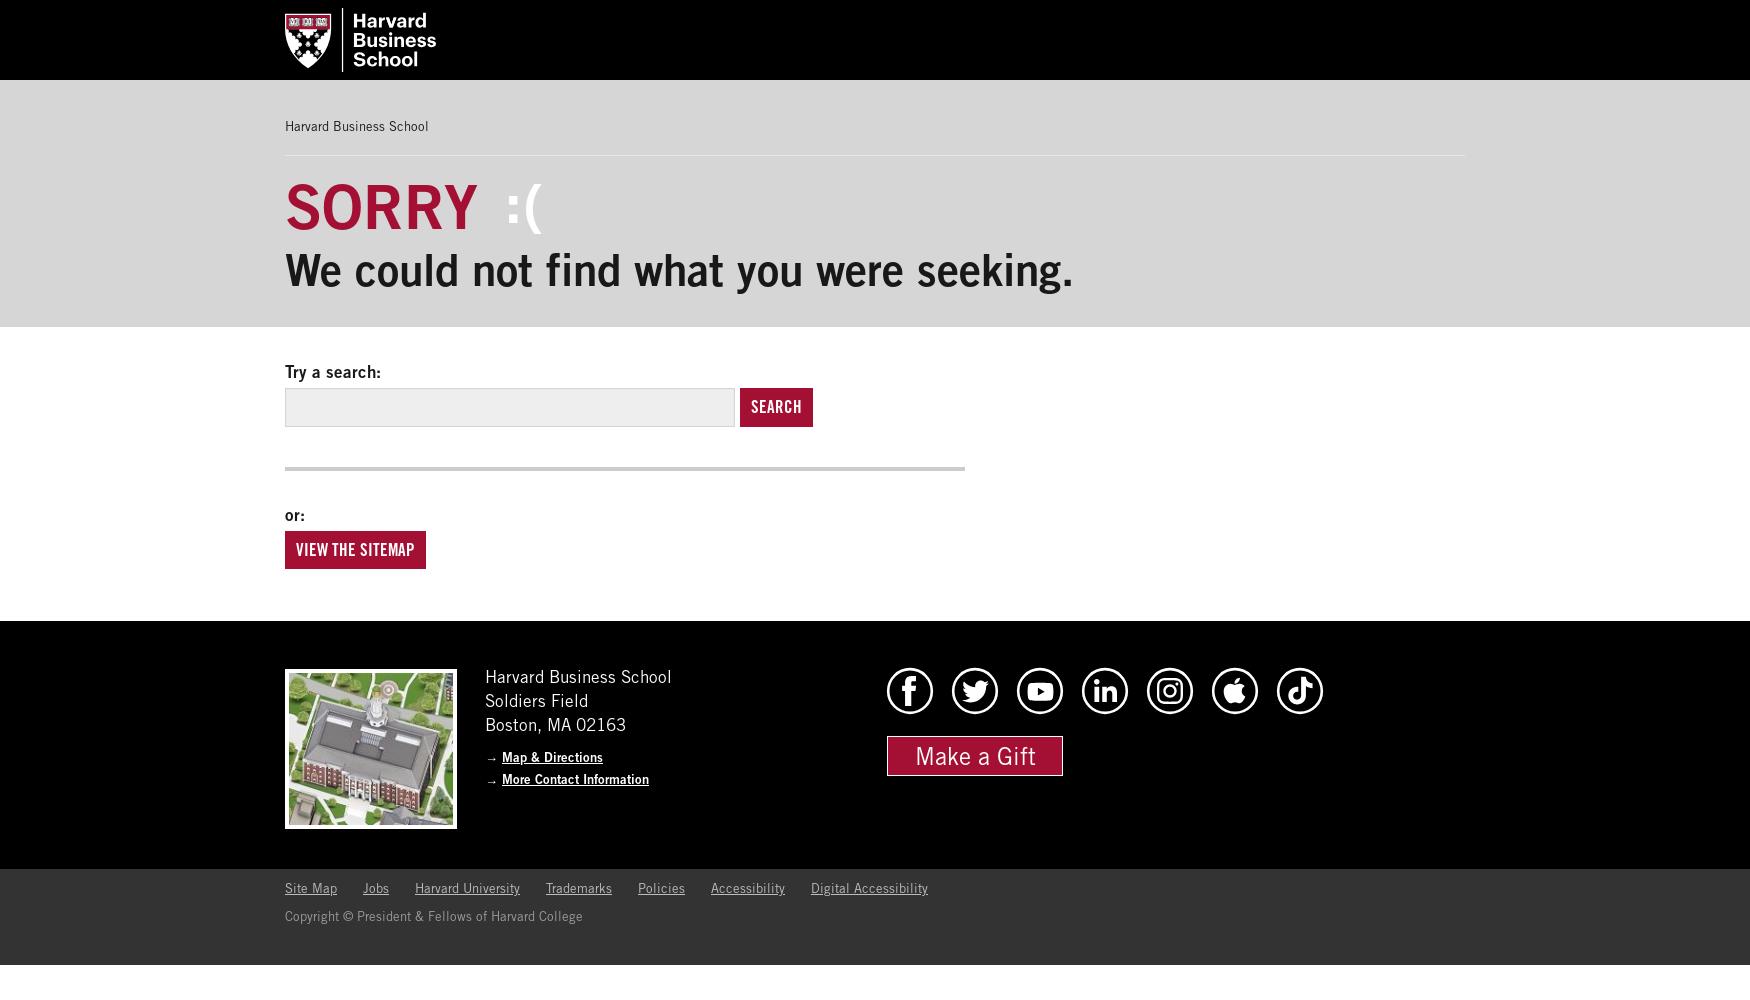 This screenshot has width=1750, height=1000. What do you see at coordinates (579, 888) in the screenshot?
I see `'Trademarks'` at bounding box center [579, 888].